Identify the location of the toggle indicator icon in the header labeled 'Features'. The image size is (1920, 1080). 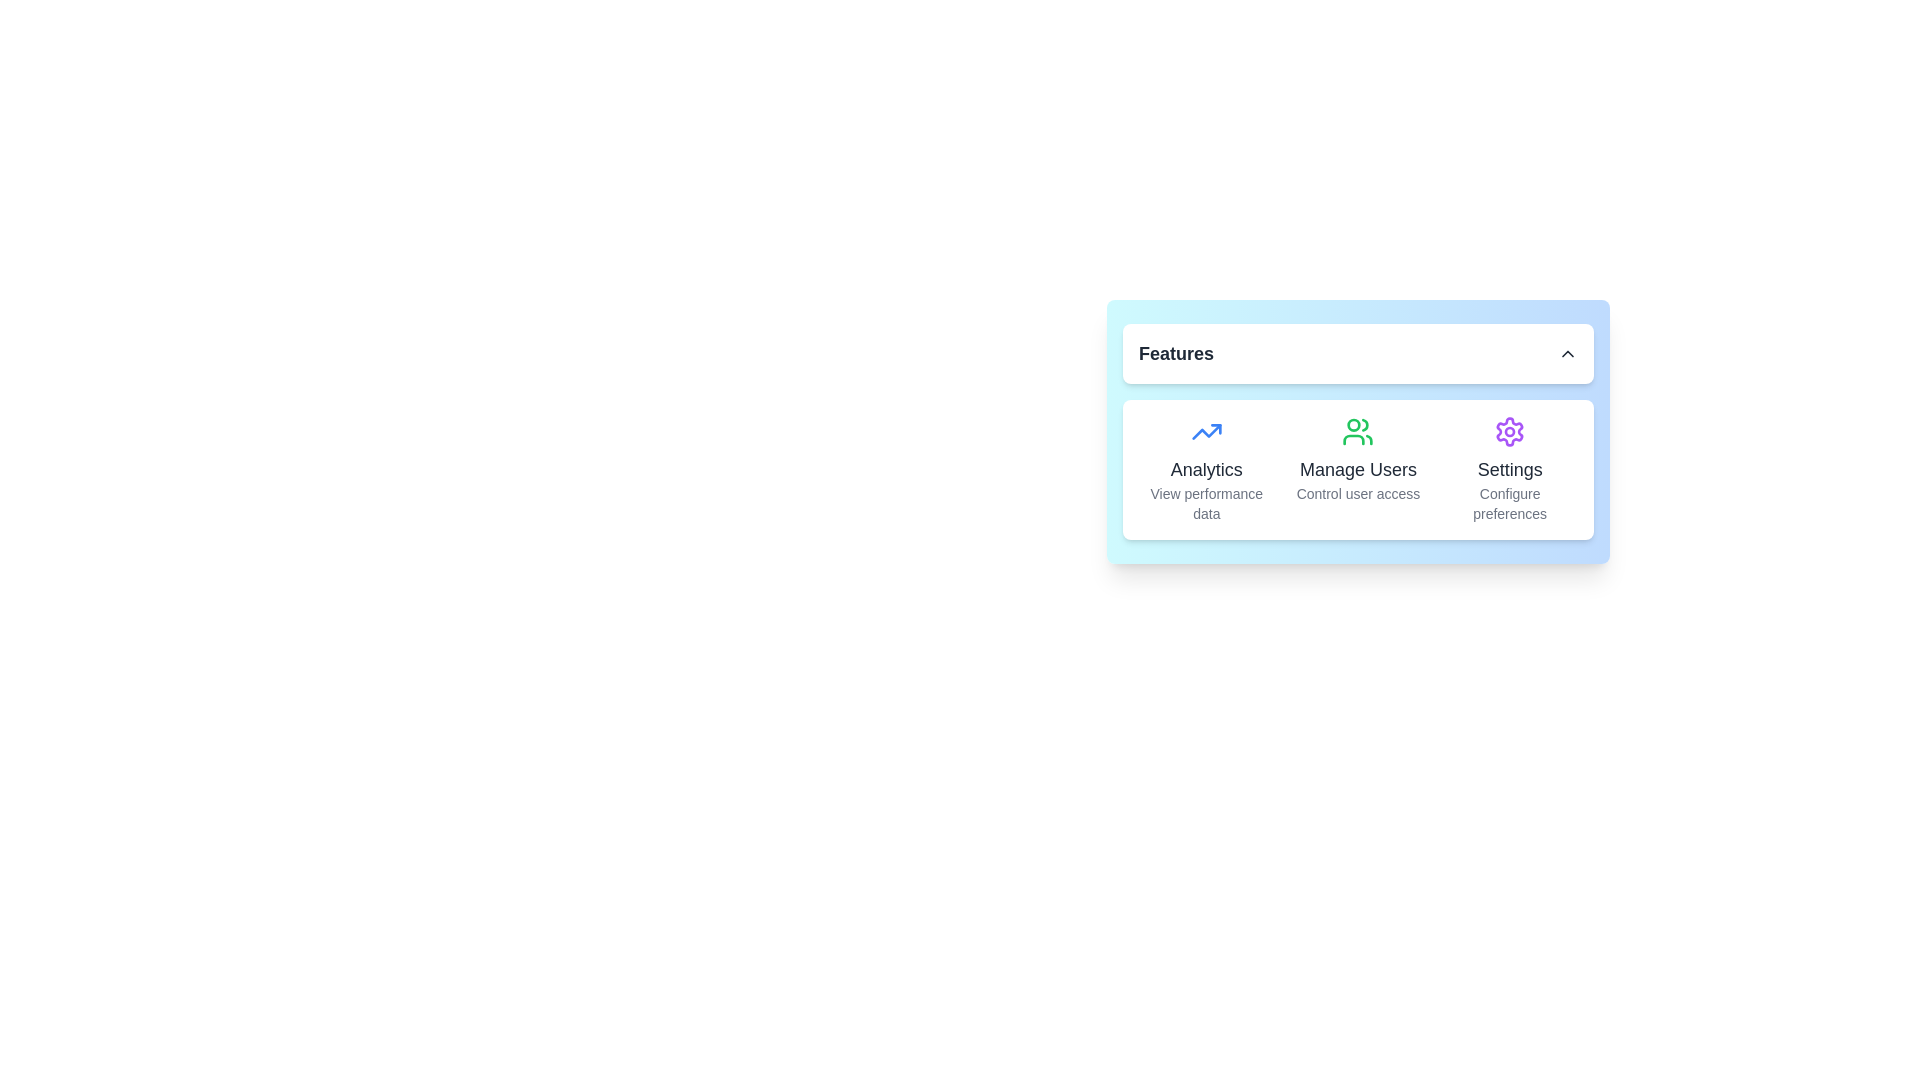
(1567, 353).